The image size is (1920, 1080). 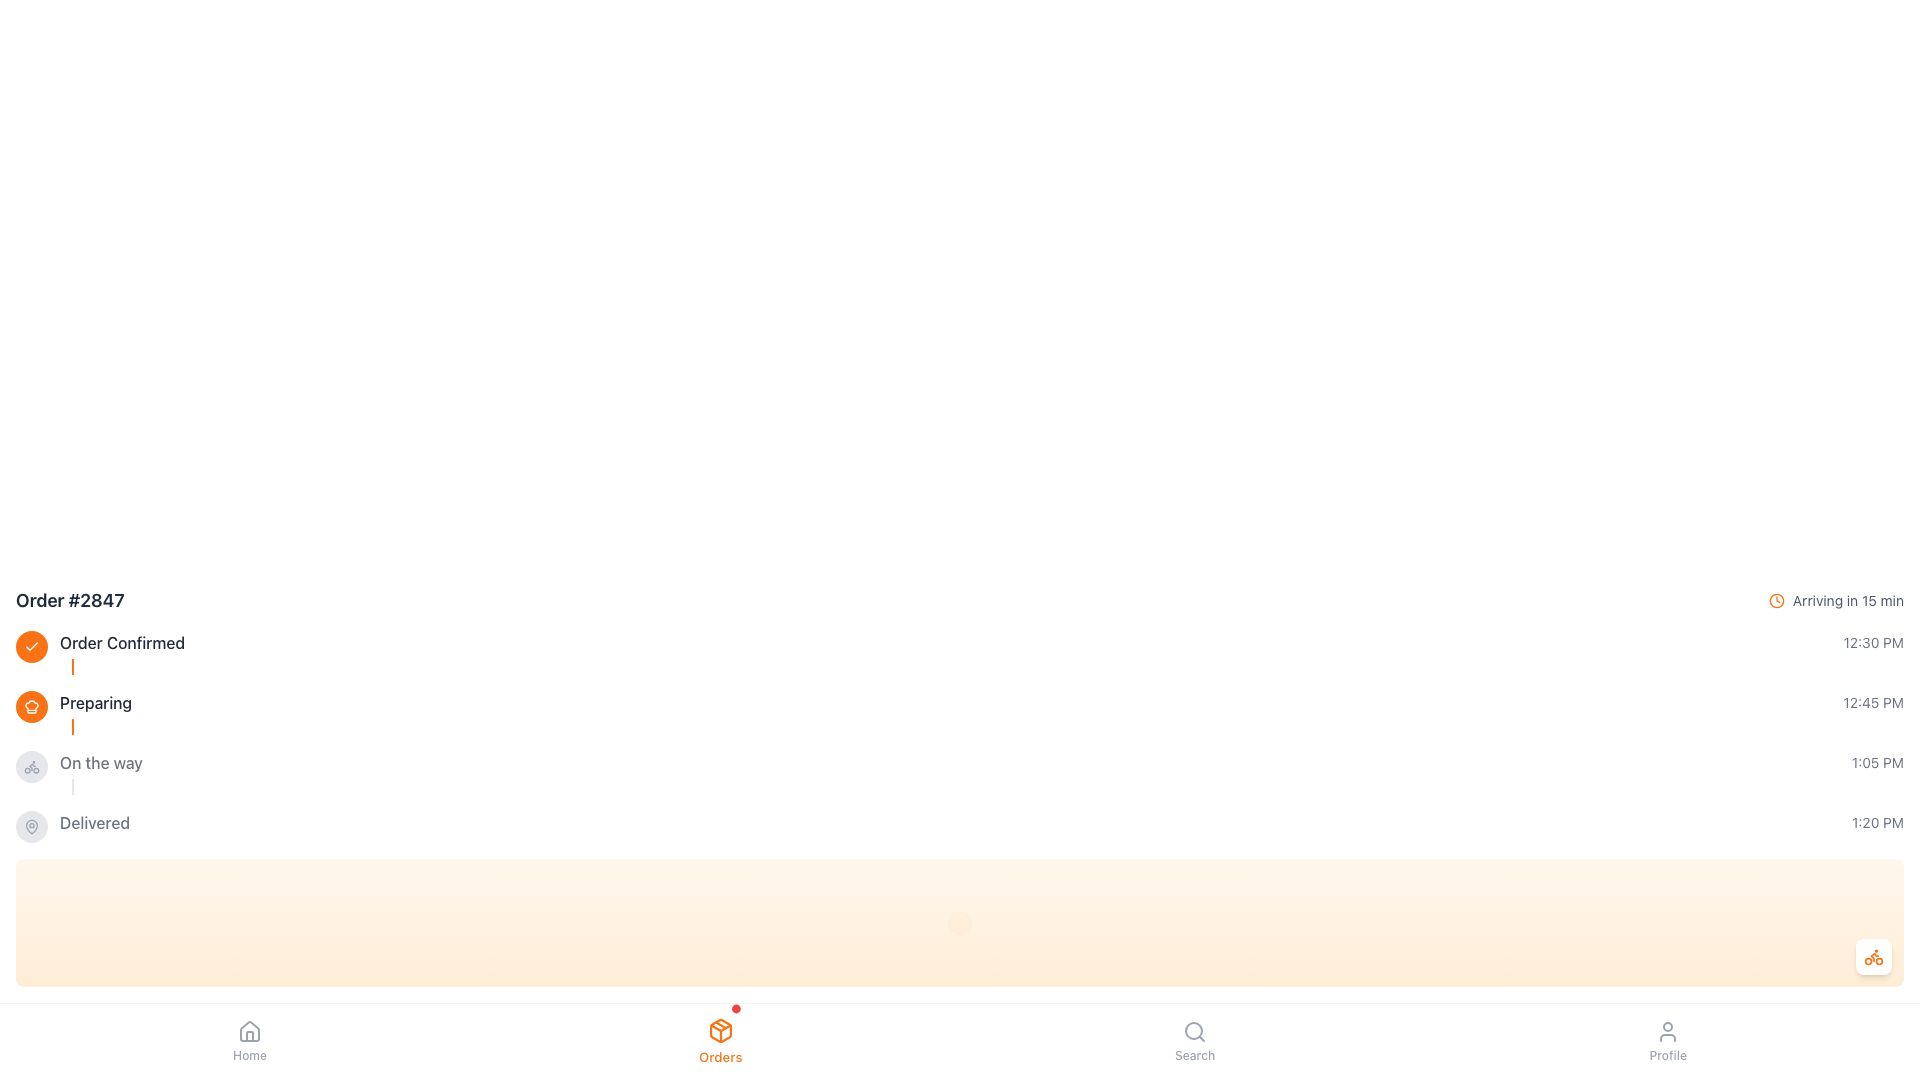 I want to click on the circular icon with an orange background and white checkmark, located next to the 'Order Confirmed' text, so click(x=32, y=647).